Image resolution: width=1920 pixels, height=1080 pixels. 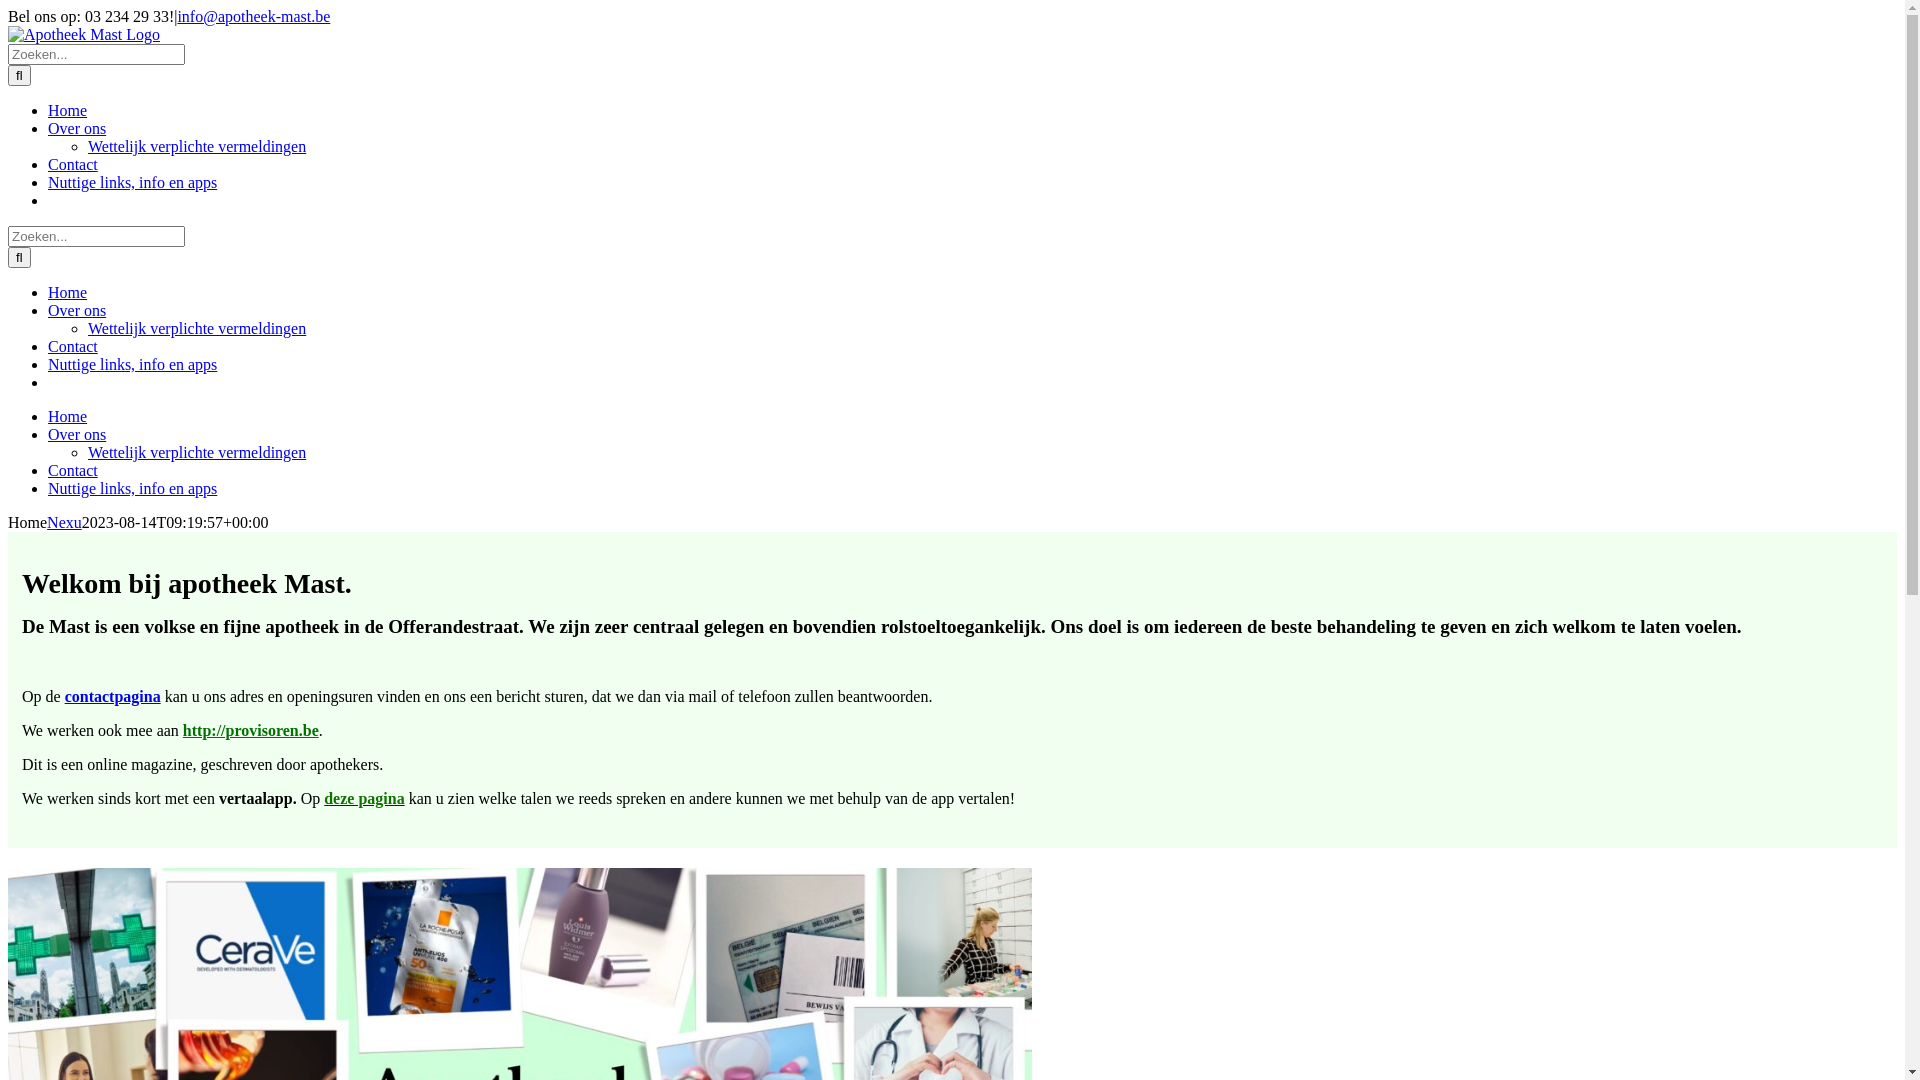 What do you see at coordinates (252, 16) in the screenshot?
I see `'info@apotheek-mast.be'` at bounding box center [252, 16].